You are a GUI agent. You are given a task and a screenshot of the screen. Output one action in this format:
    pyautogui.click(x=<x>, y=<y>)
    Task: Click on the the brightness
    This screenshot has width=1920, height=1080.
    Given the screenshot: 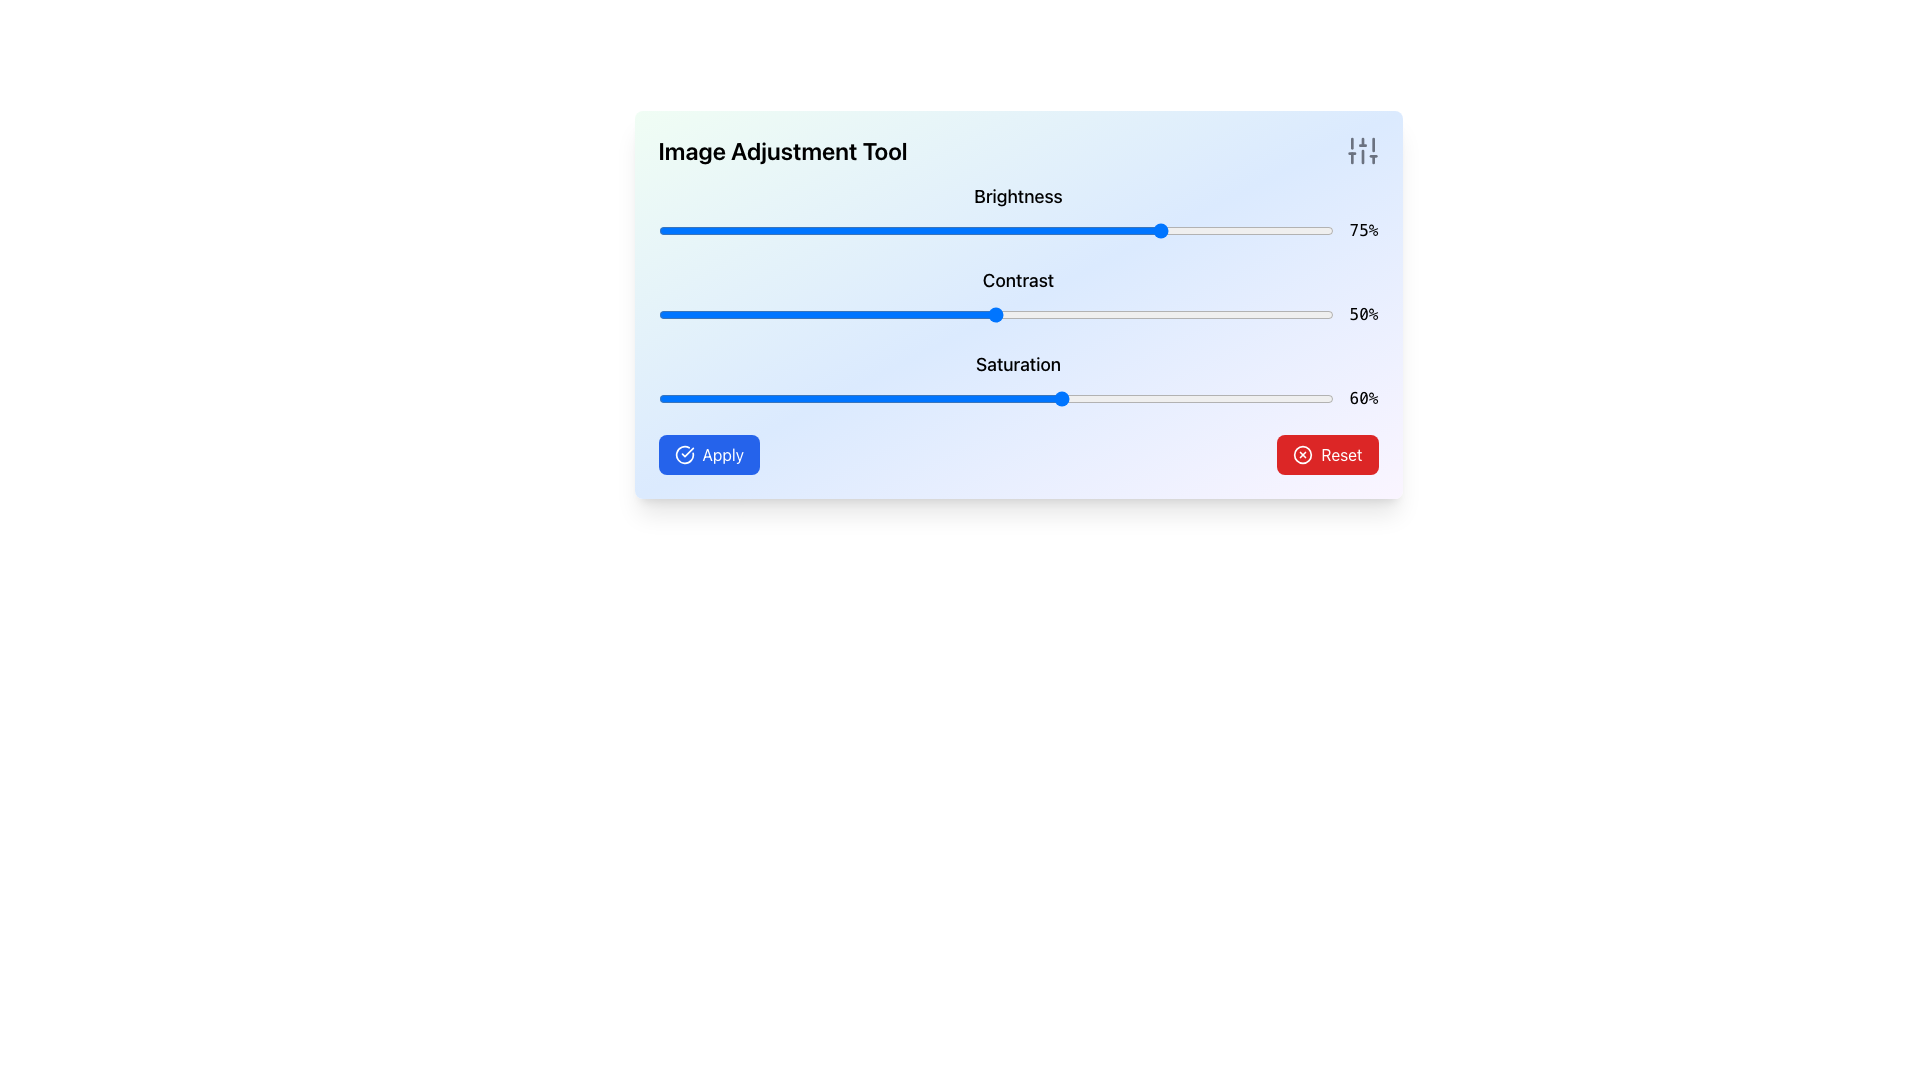 What is the action you would take?
    pyautogui.click(x=989, y=230)
    